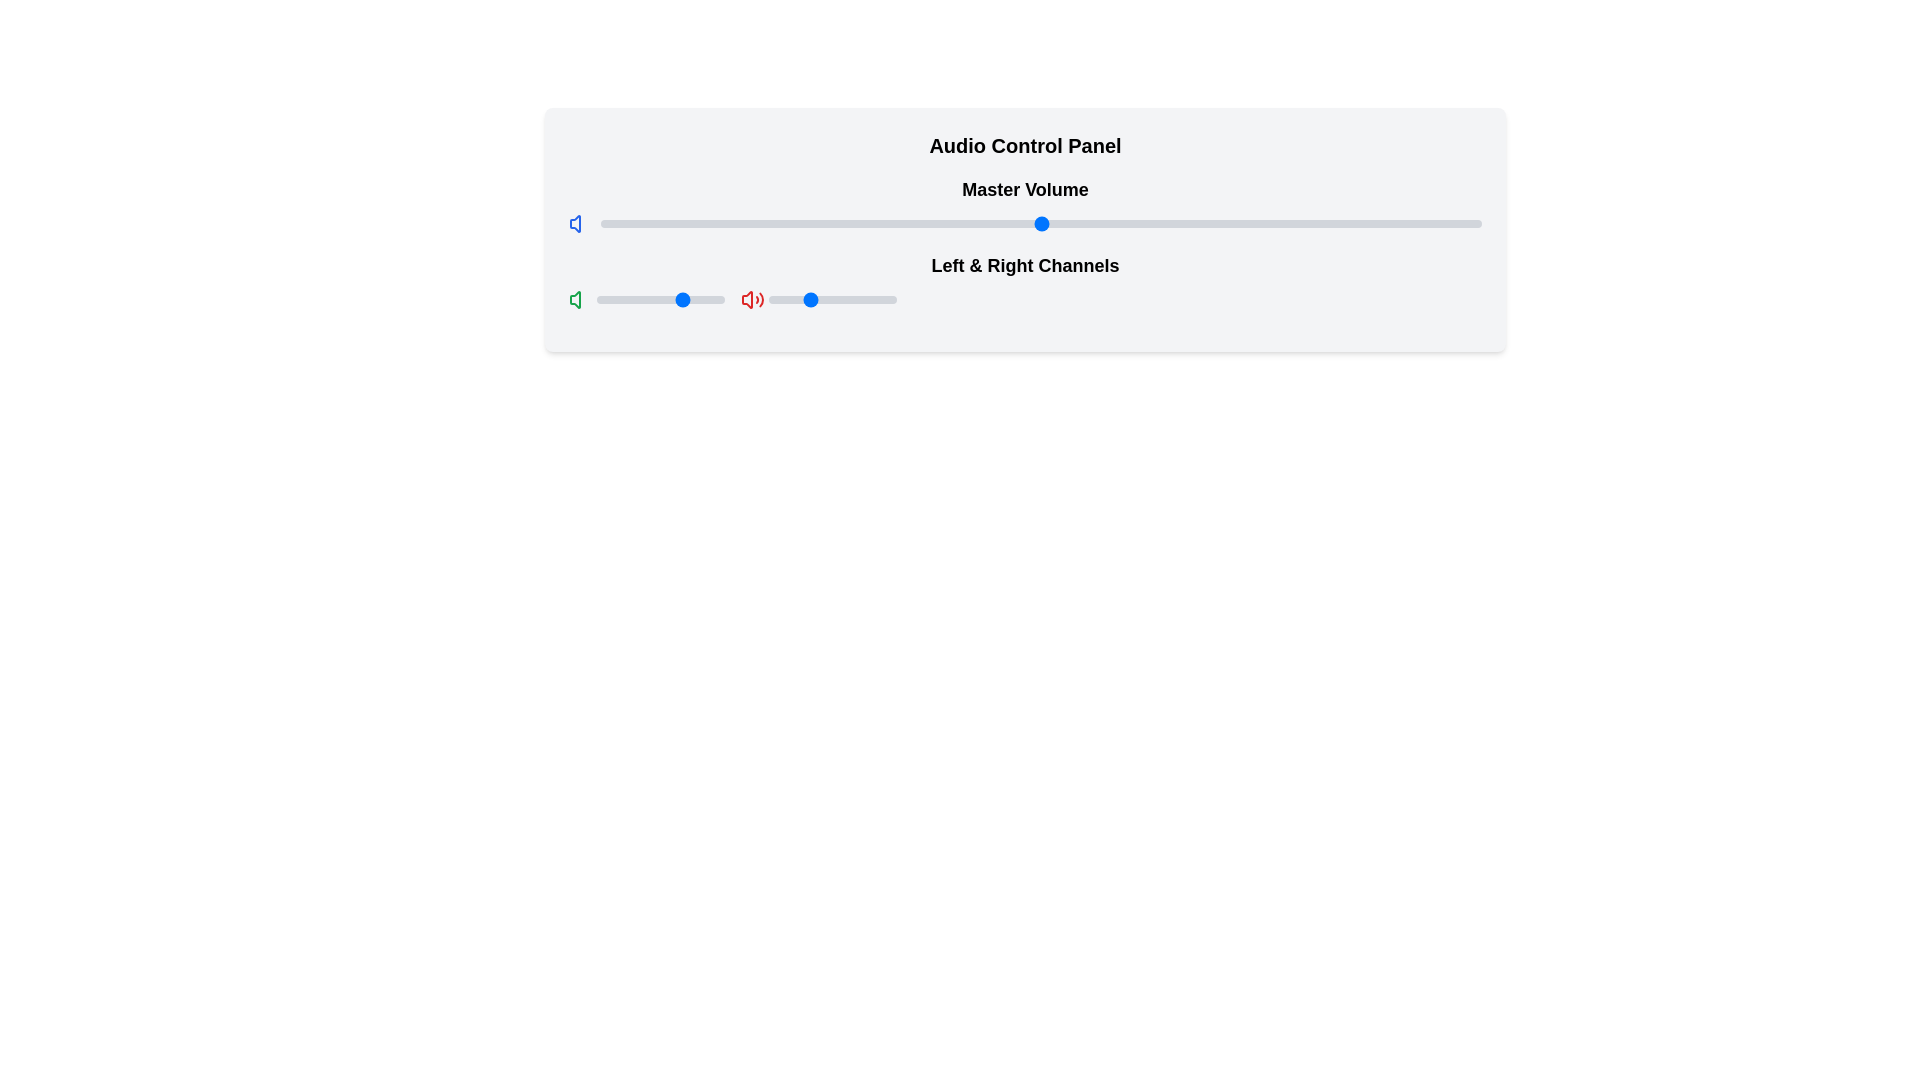 This screenshot has width=1920, height=1080. Describe the element at coordinates (599, 223) in the screenshot. I see `the master volume level` at that location.